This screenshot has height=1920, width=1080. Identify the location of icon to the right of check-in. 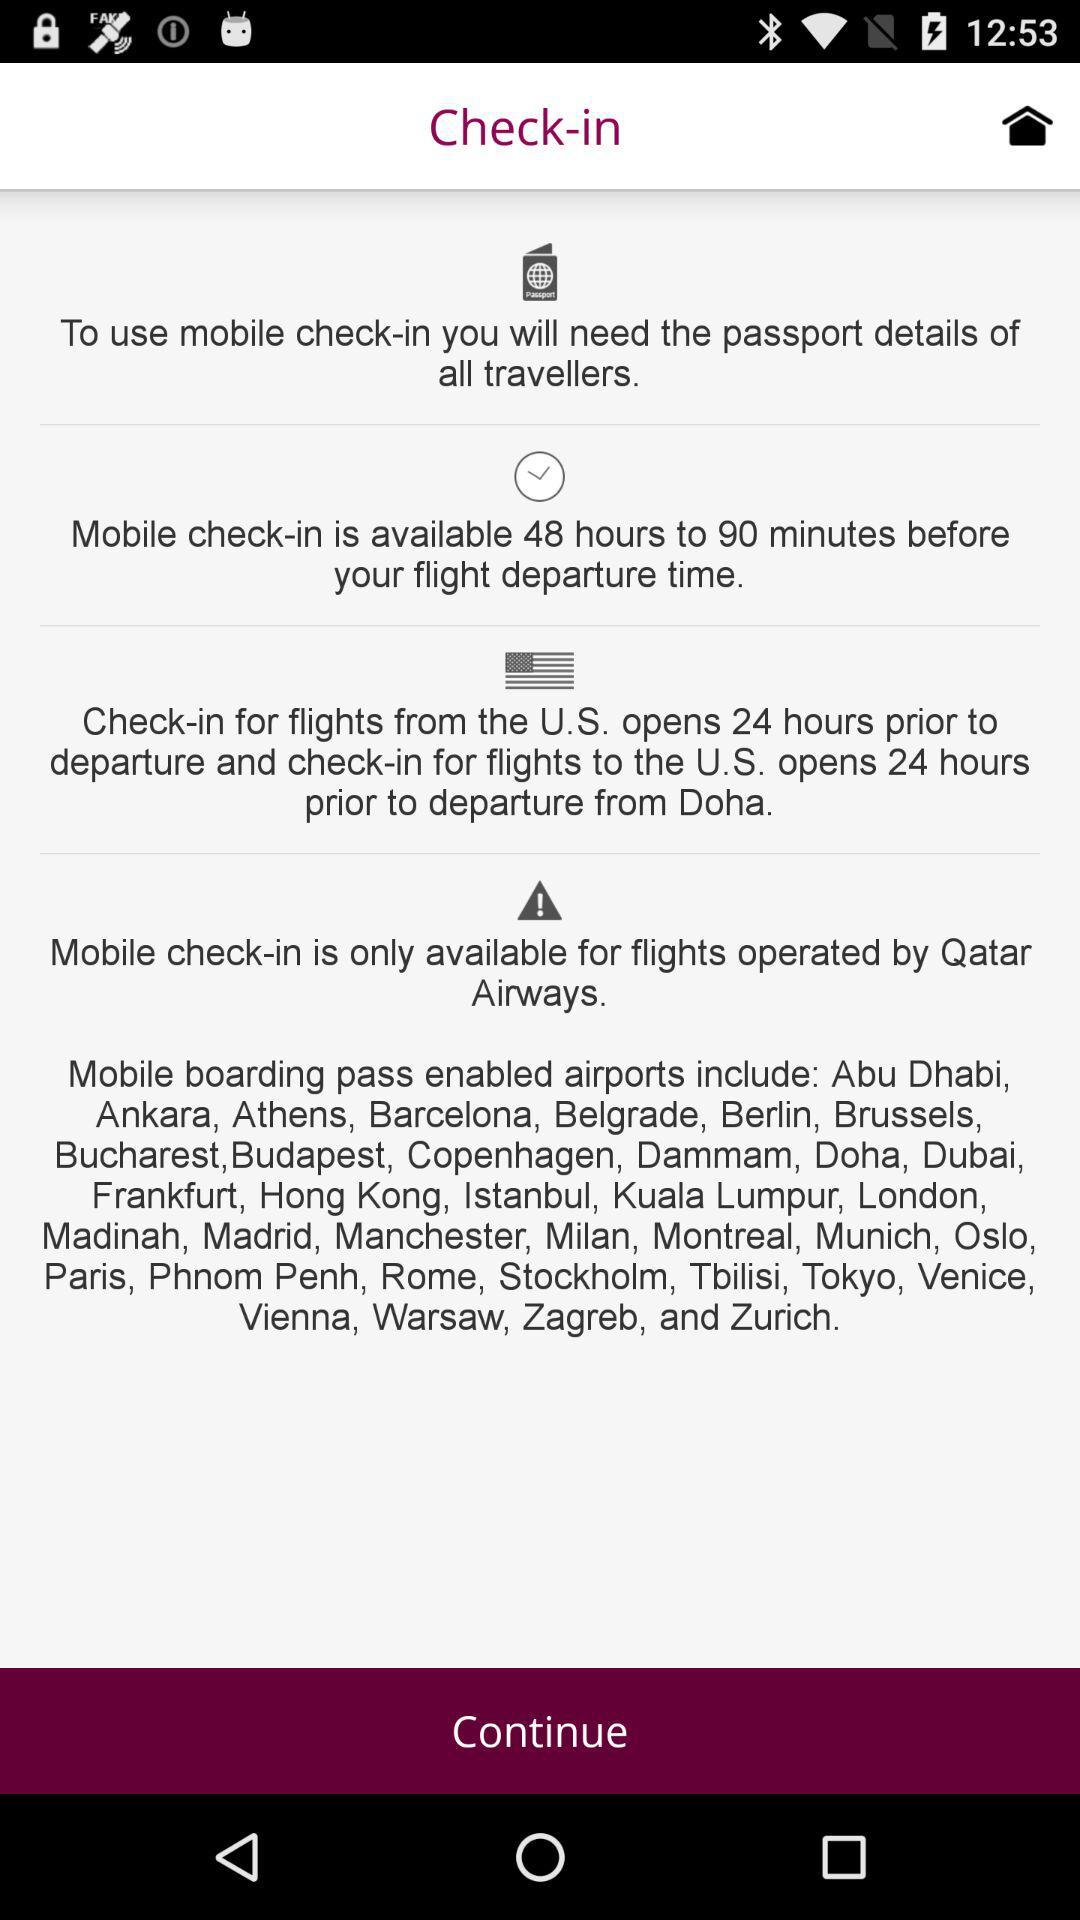
(1027, 124).